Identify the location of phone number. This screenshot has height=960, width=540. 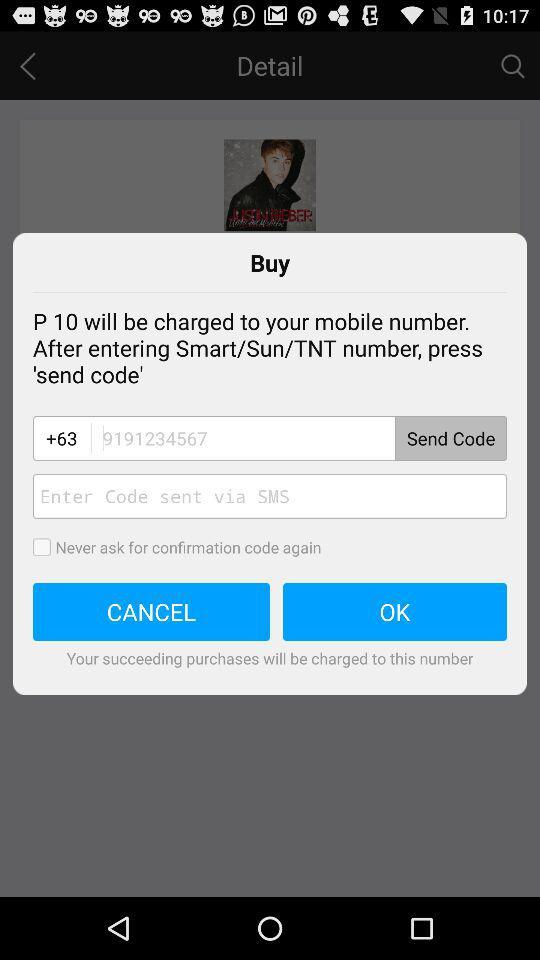
(297, 438).